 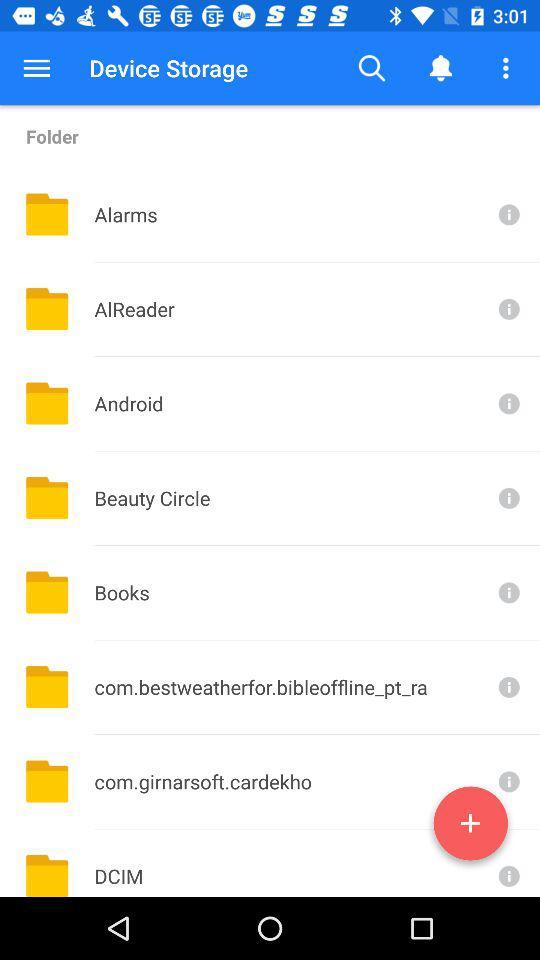 I want to click on new, so click(x=470, y=827).